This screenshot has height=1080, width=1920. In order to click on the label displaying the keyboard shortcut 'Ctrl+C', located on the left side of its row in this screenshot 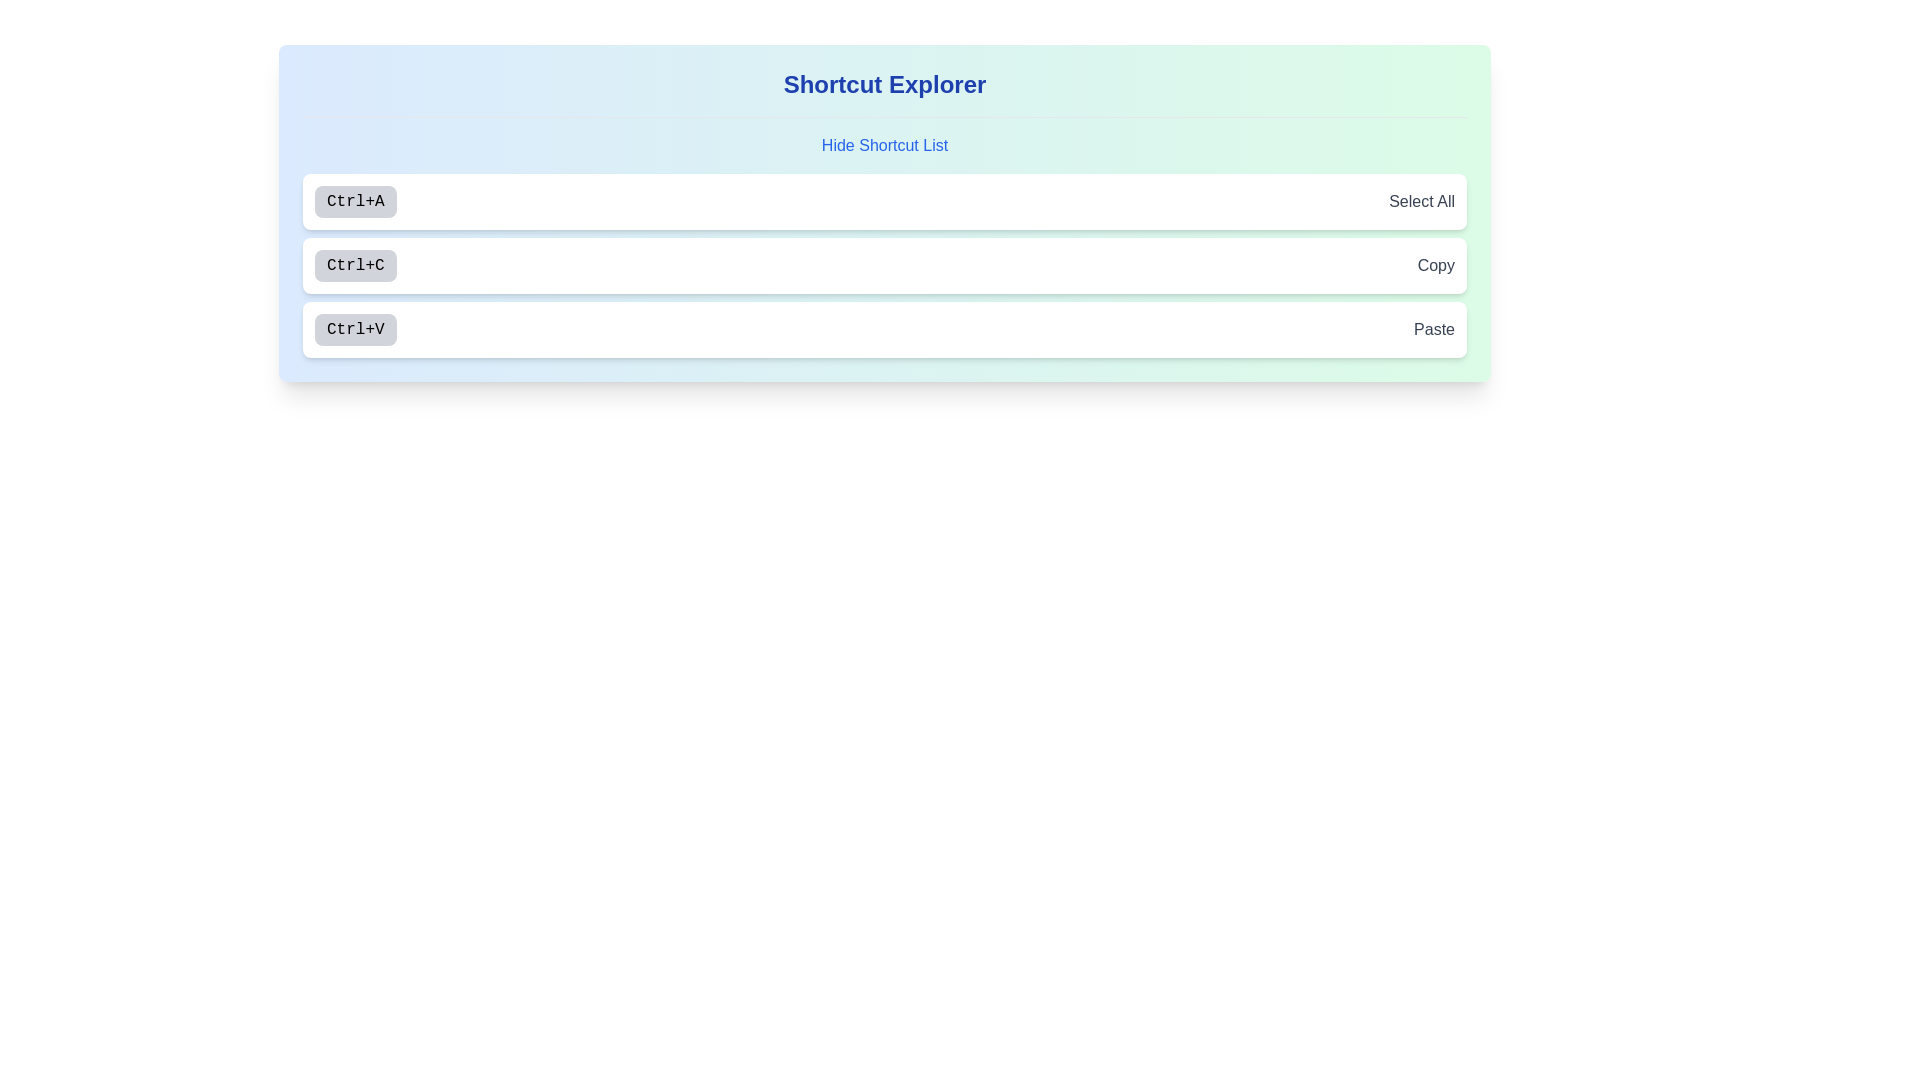, I will do `click(355, 265)`.